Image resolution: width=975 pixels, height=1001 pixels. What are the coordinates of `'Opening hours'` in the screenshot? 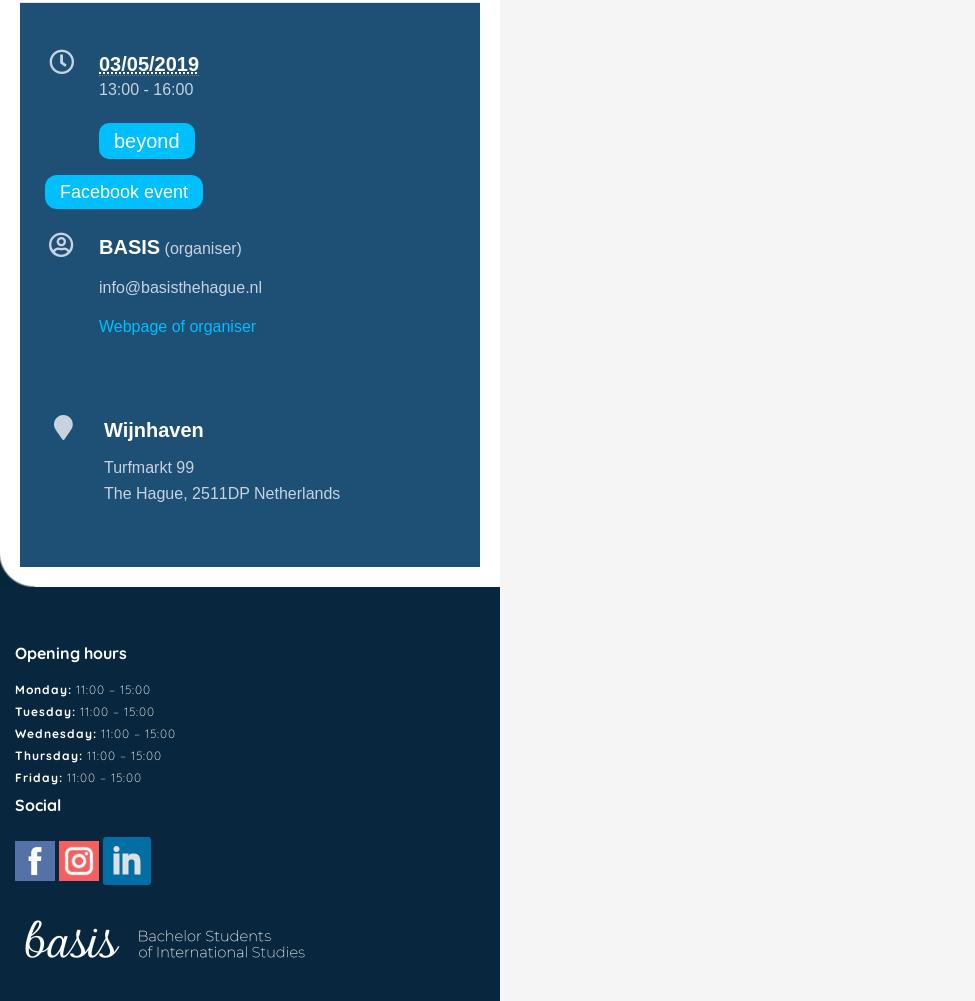 It's located at (70, 650).